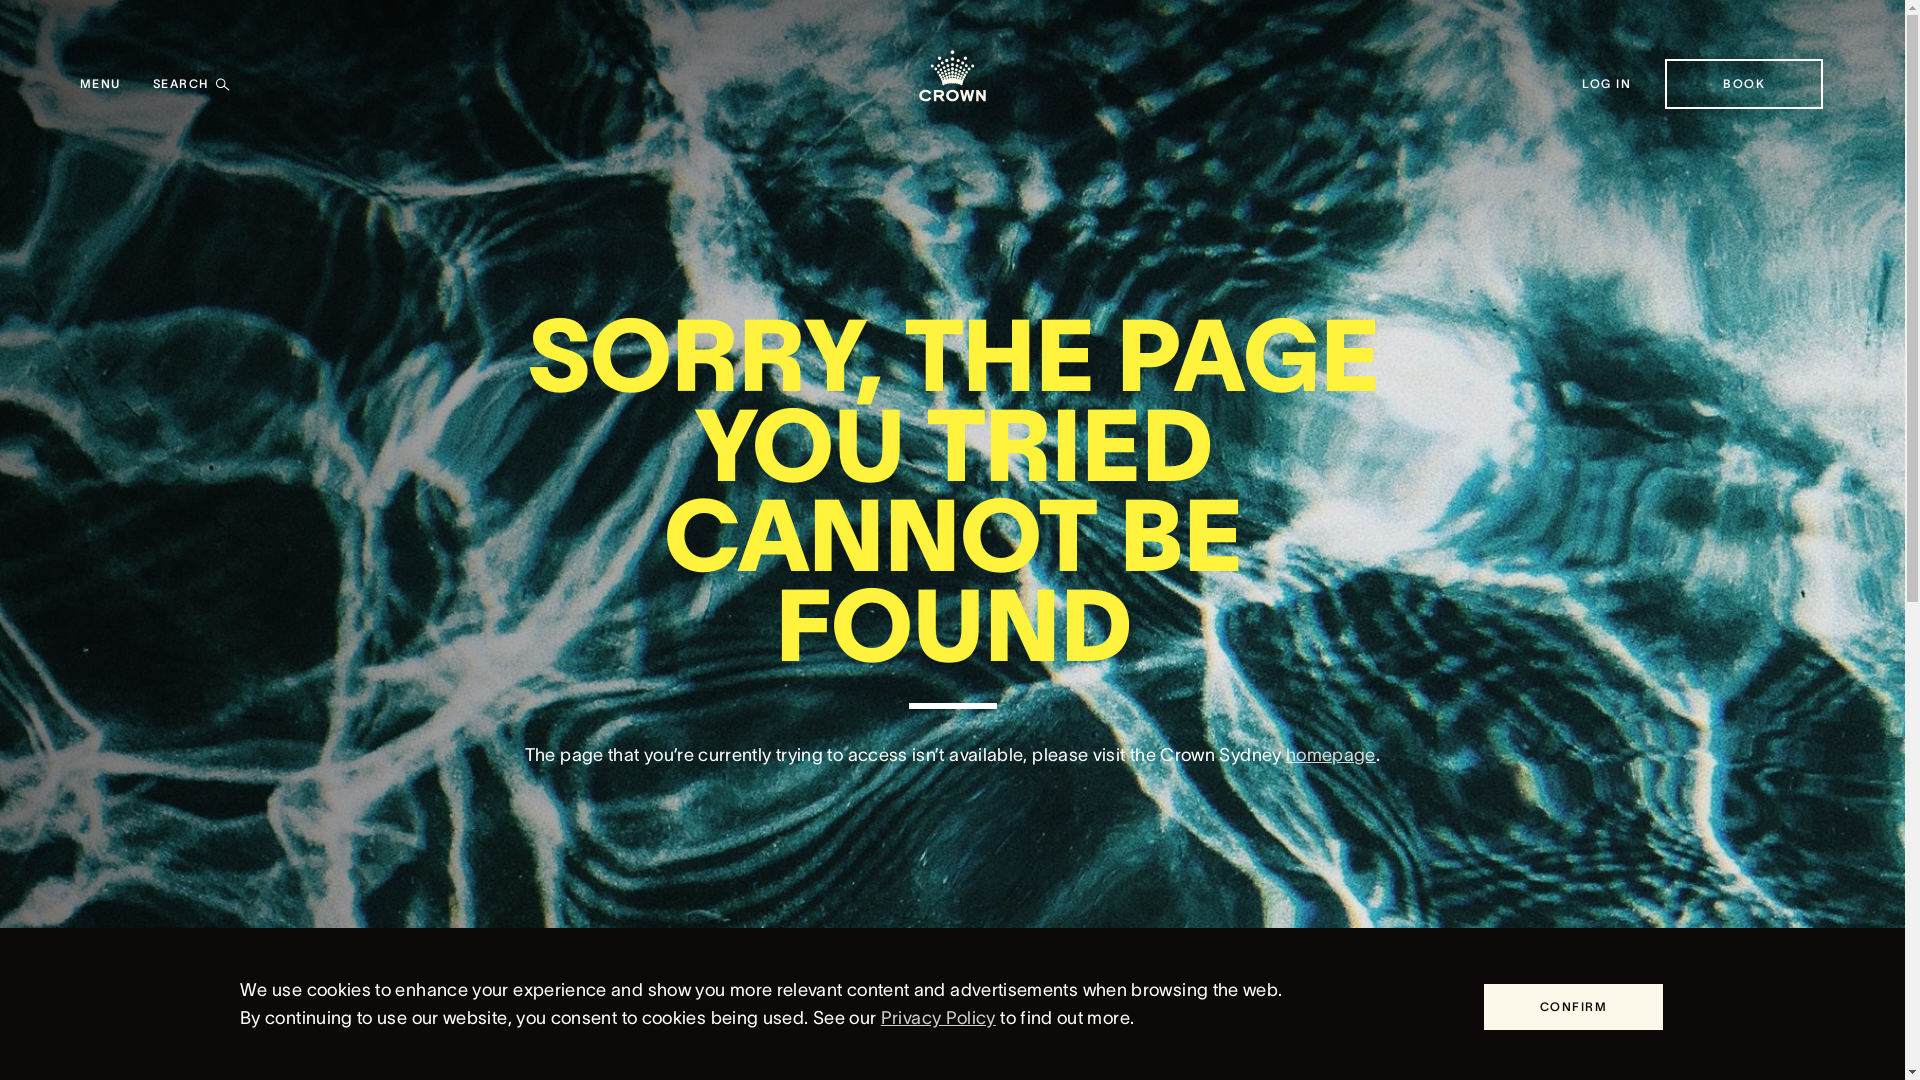 This screenshot has height=1080, width=1920. What do you see at coordinates (152, 83) in the screenshot?
I see `'SEARCH'` at bounding box center [152, 83].